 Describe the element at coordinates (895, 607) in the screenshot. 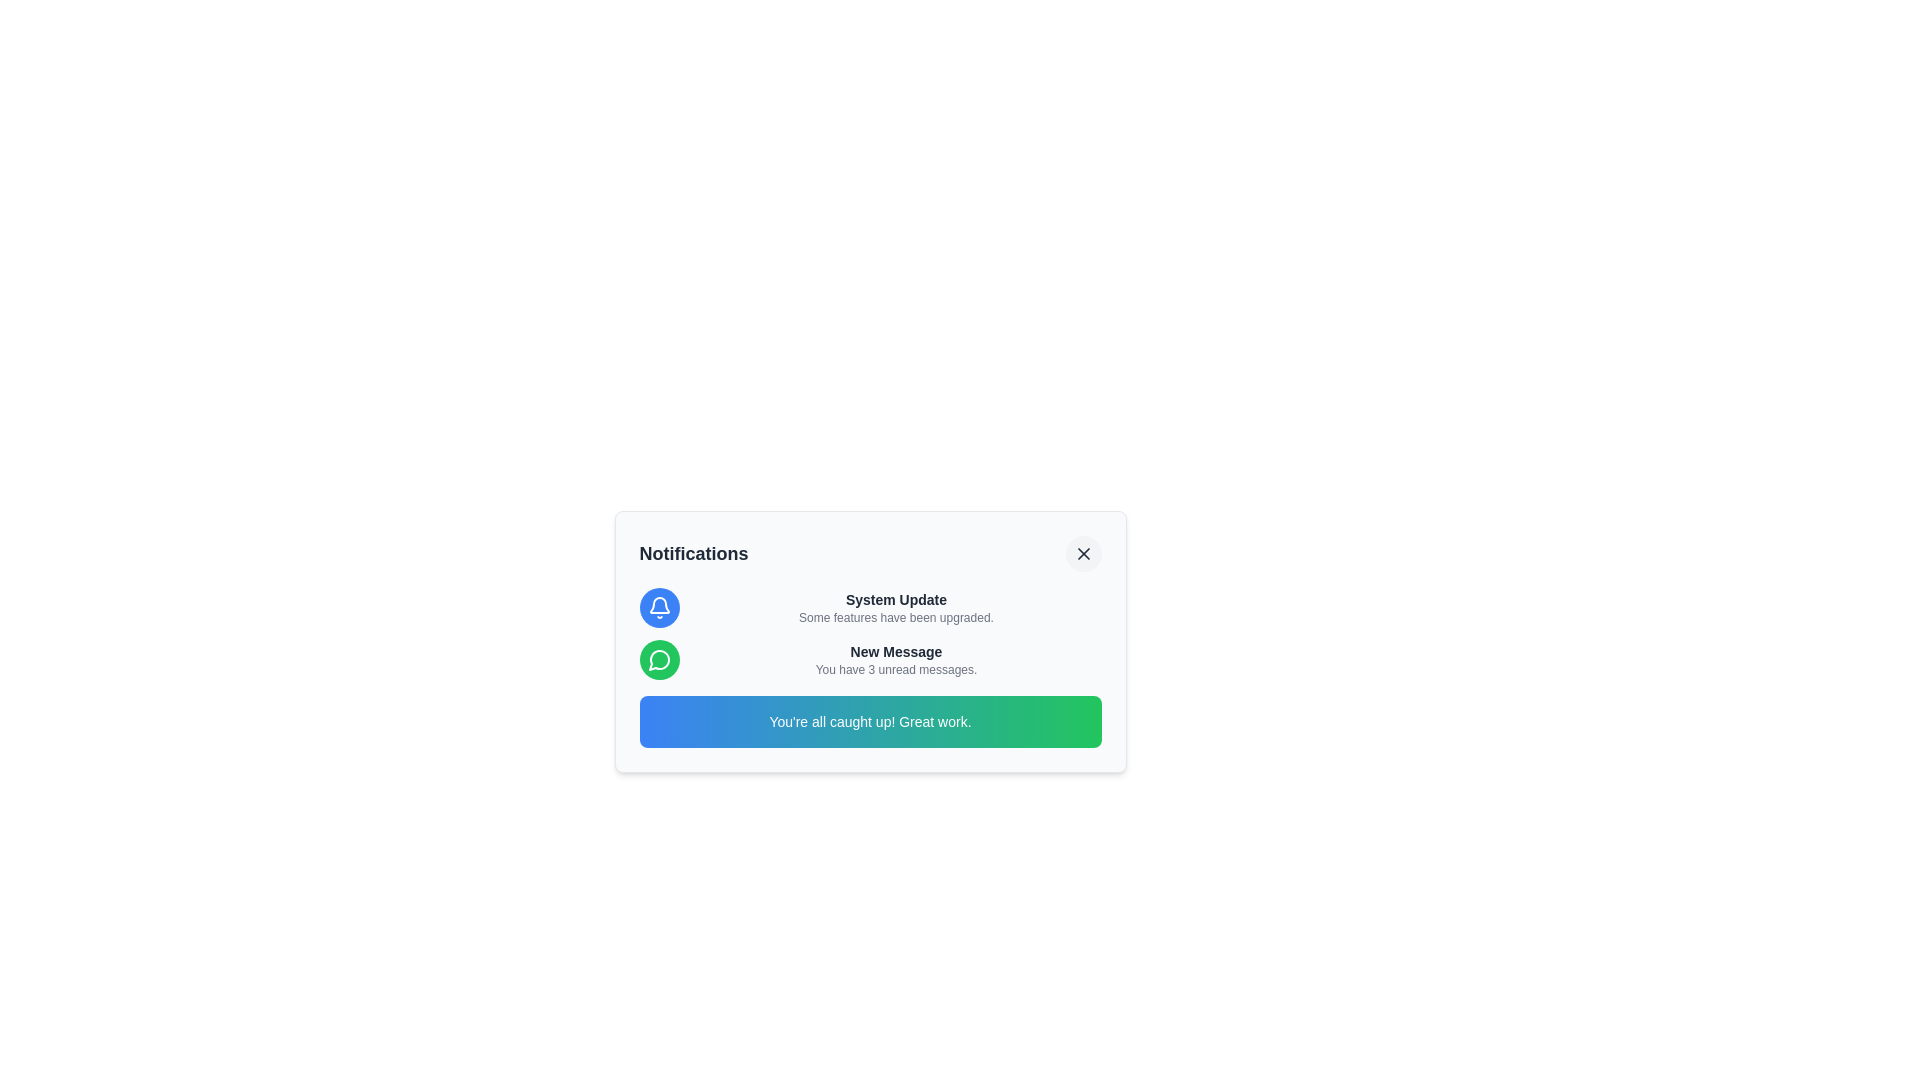

I see `the informational text block displaying 'System Update' with the subtitle 'Some features have been upgraded.' located in the upper half of the notification popup window` at that location.